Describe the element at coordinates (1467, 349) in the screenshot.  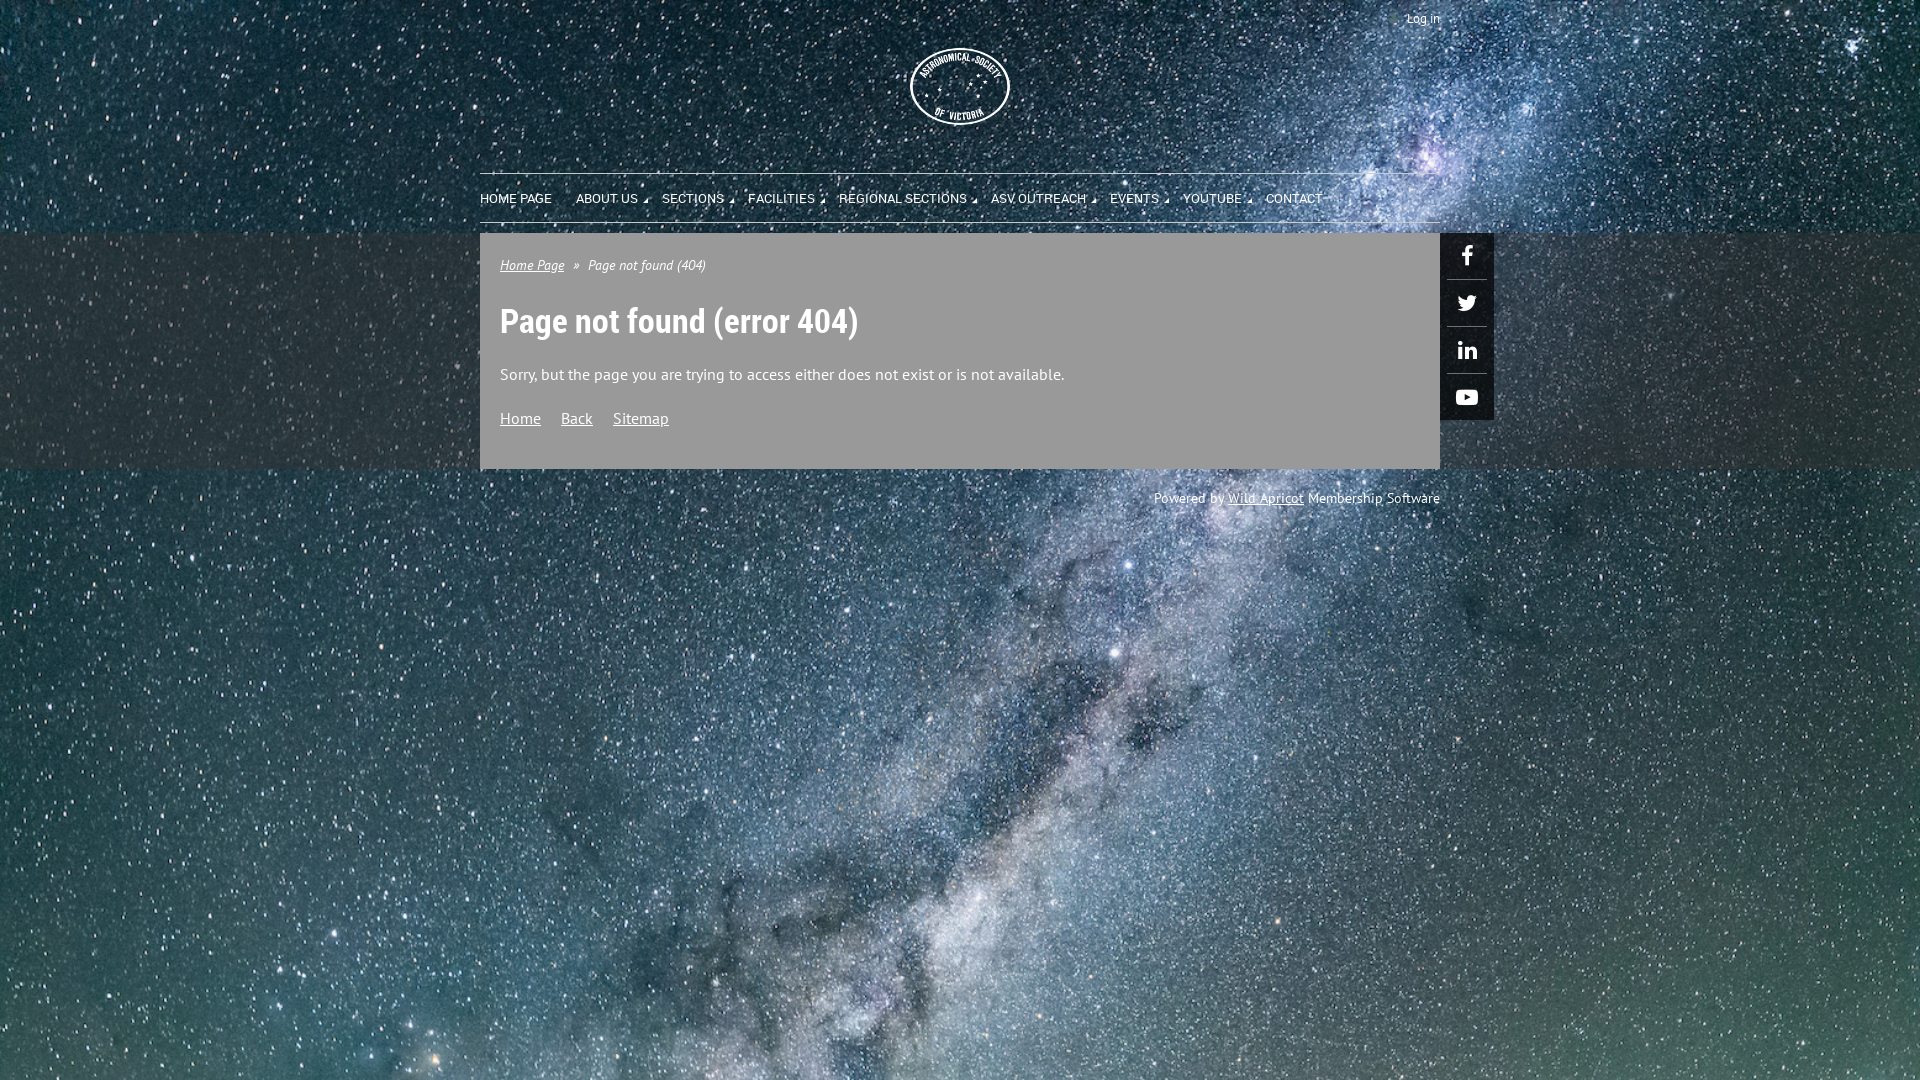
I see `'LinkedIn'` at that location.